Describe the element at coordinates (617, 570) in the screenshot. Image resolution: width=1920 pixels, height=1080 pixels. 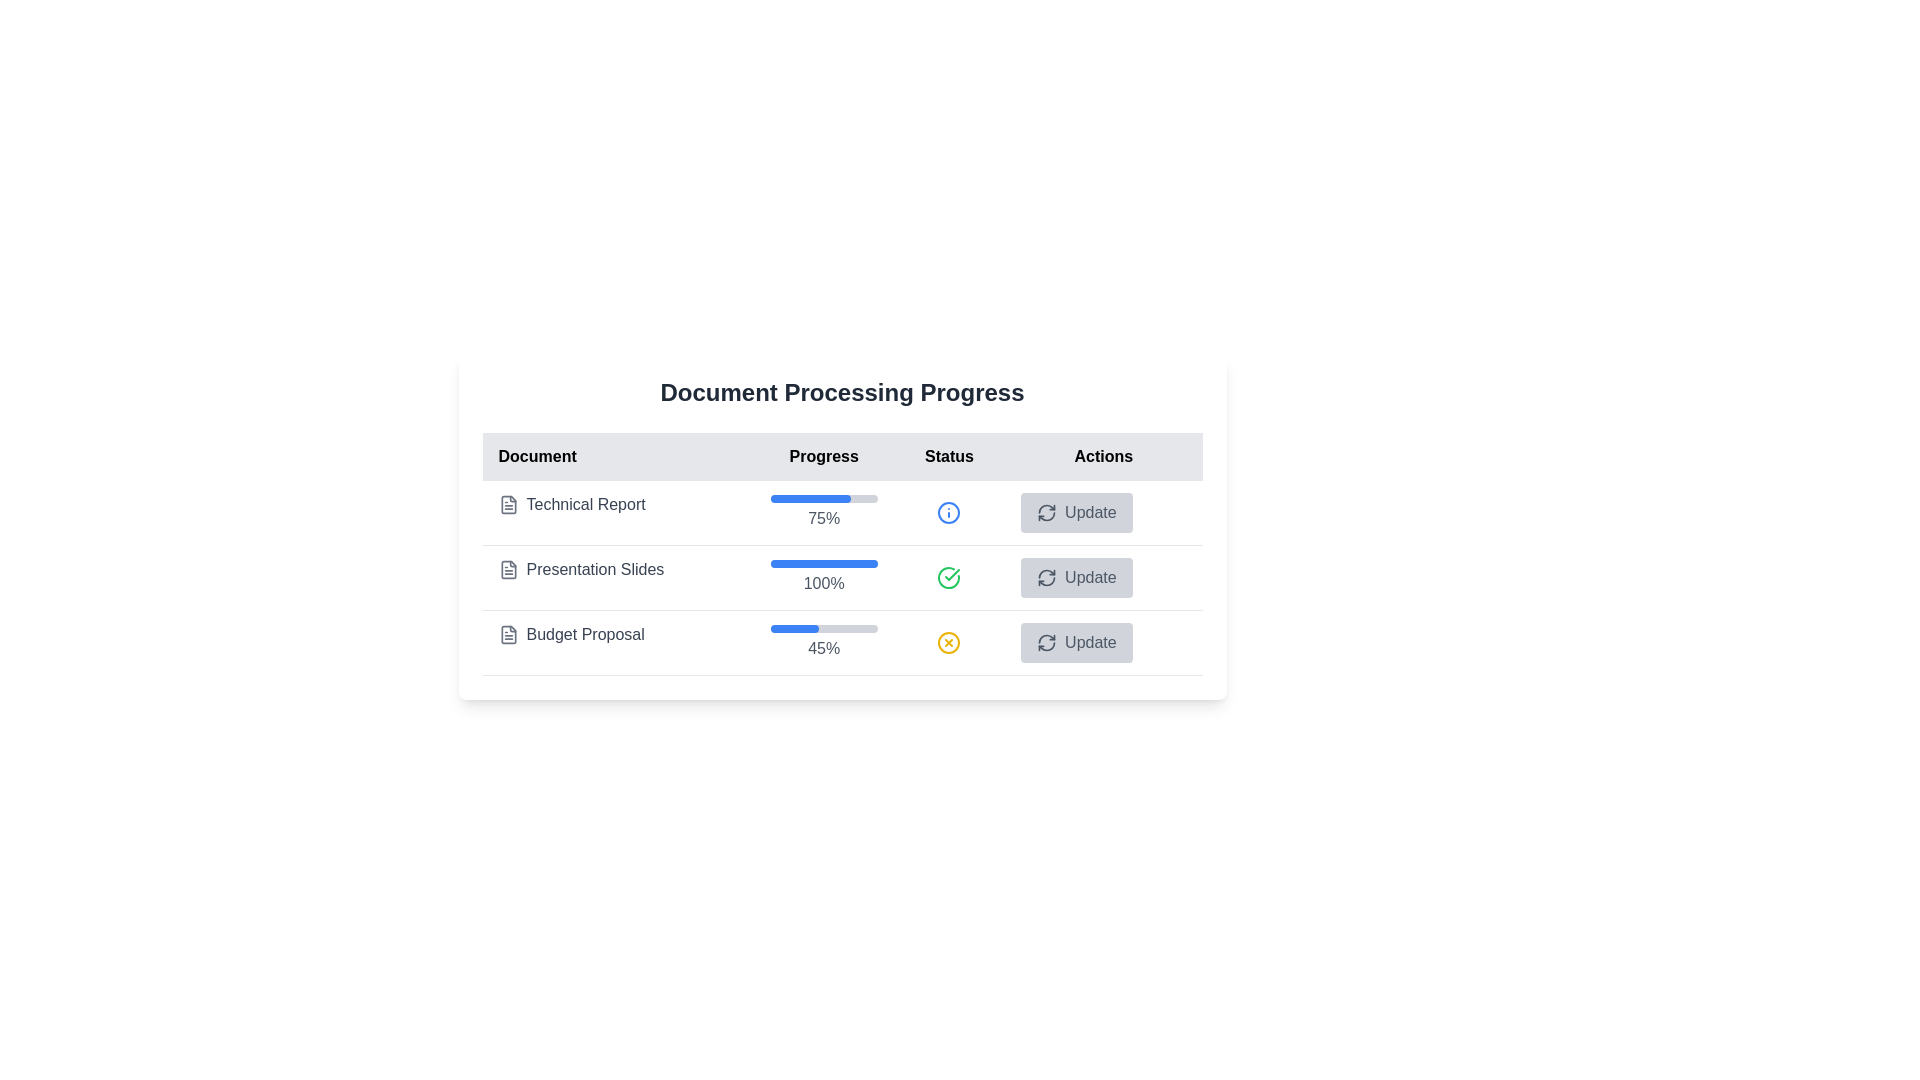
I see `the label representing the document item named 'Presentation Slides' located in the second row of the Document column in a tabular layout` at that location.